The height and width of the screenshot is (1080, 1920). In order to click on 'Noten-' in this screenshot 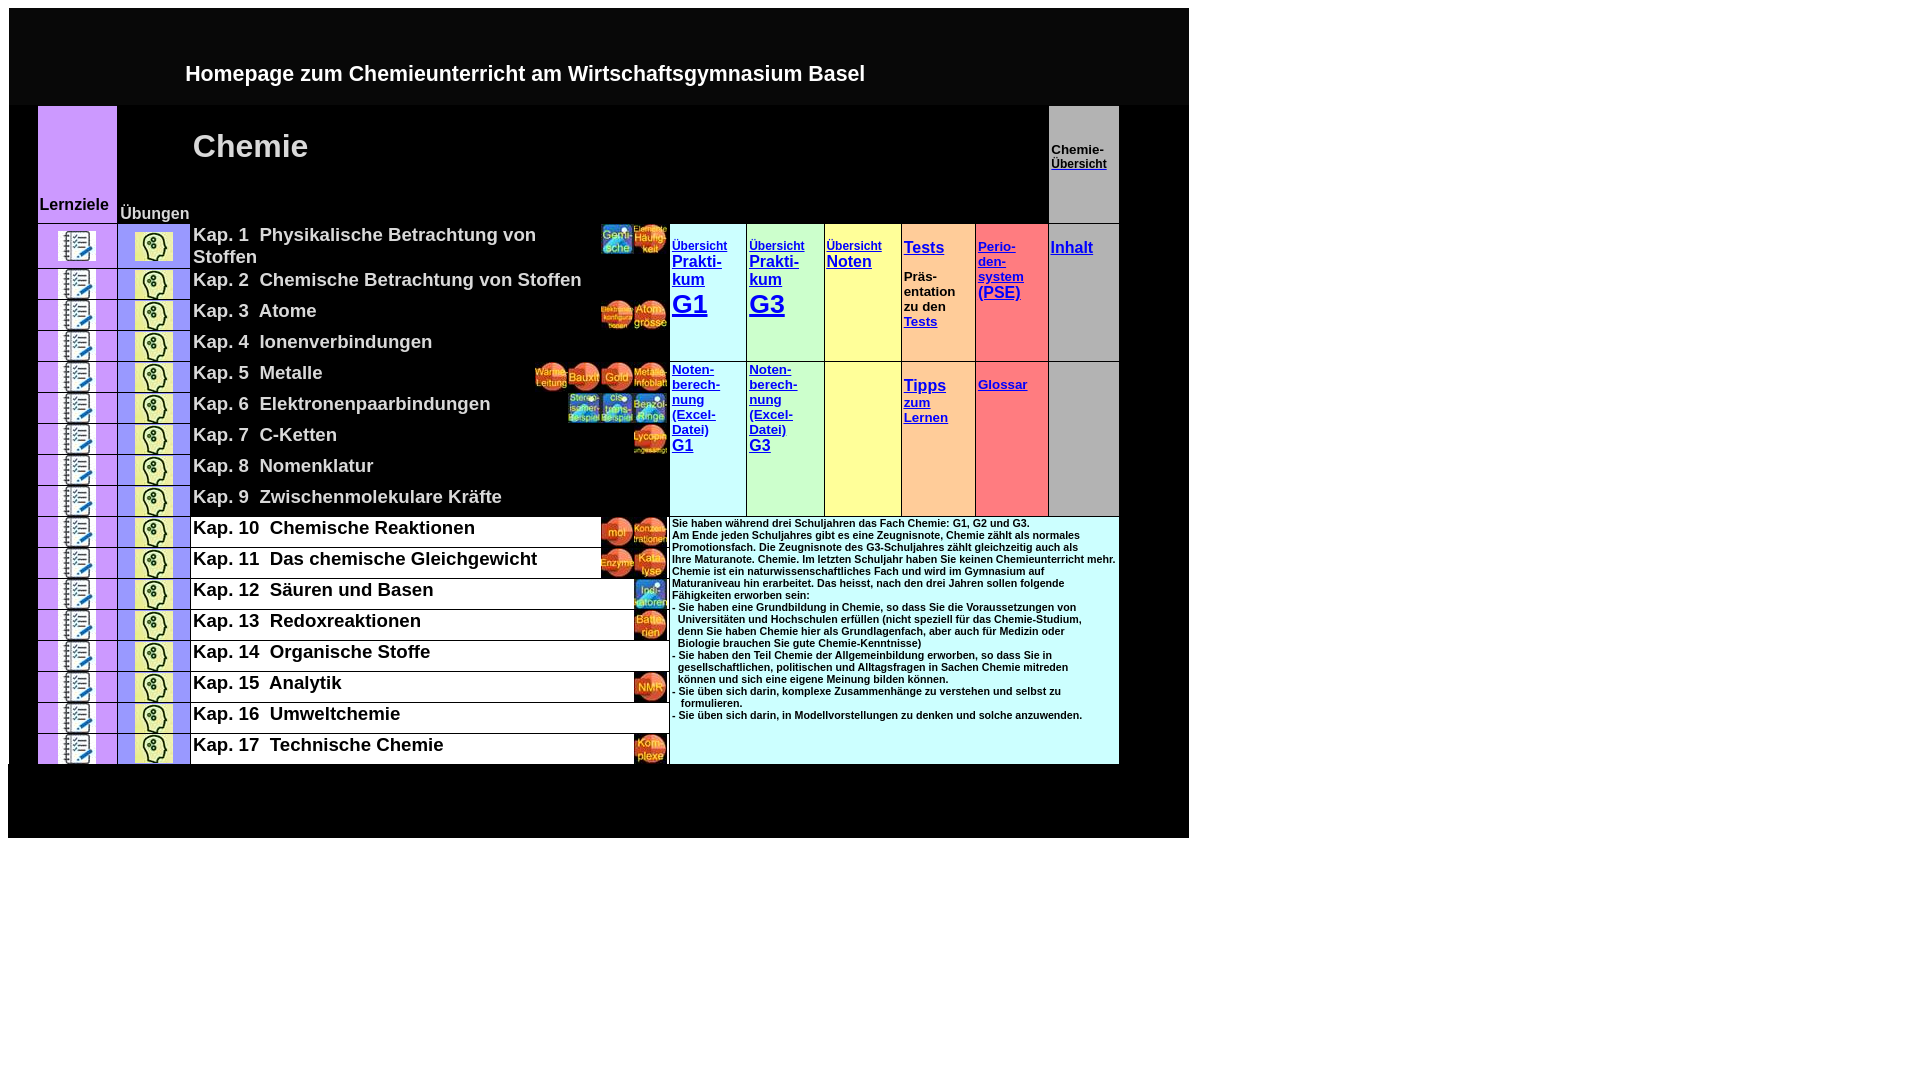, I will do `click(672, 369)`.